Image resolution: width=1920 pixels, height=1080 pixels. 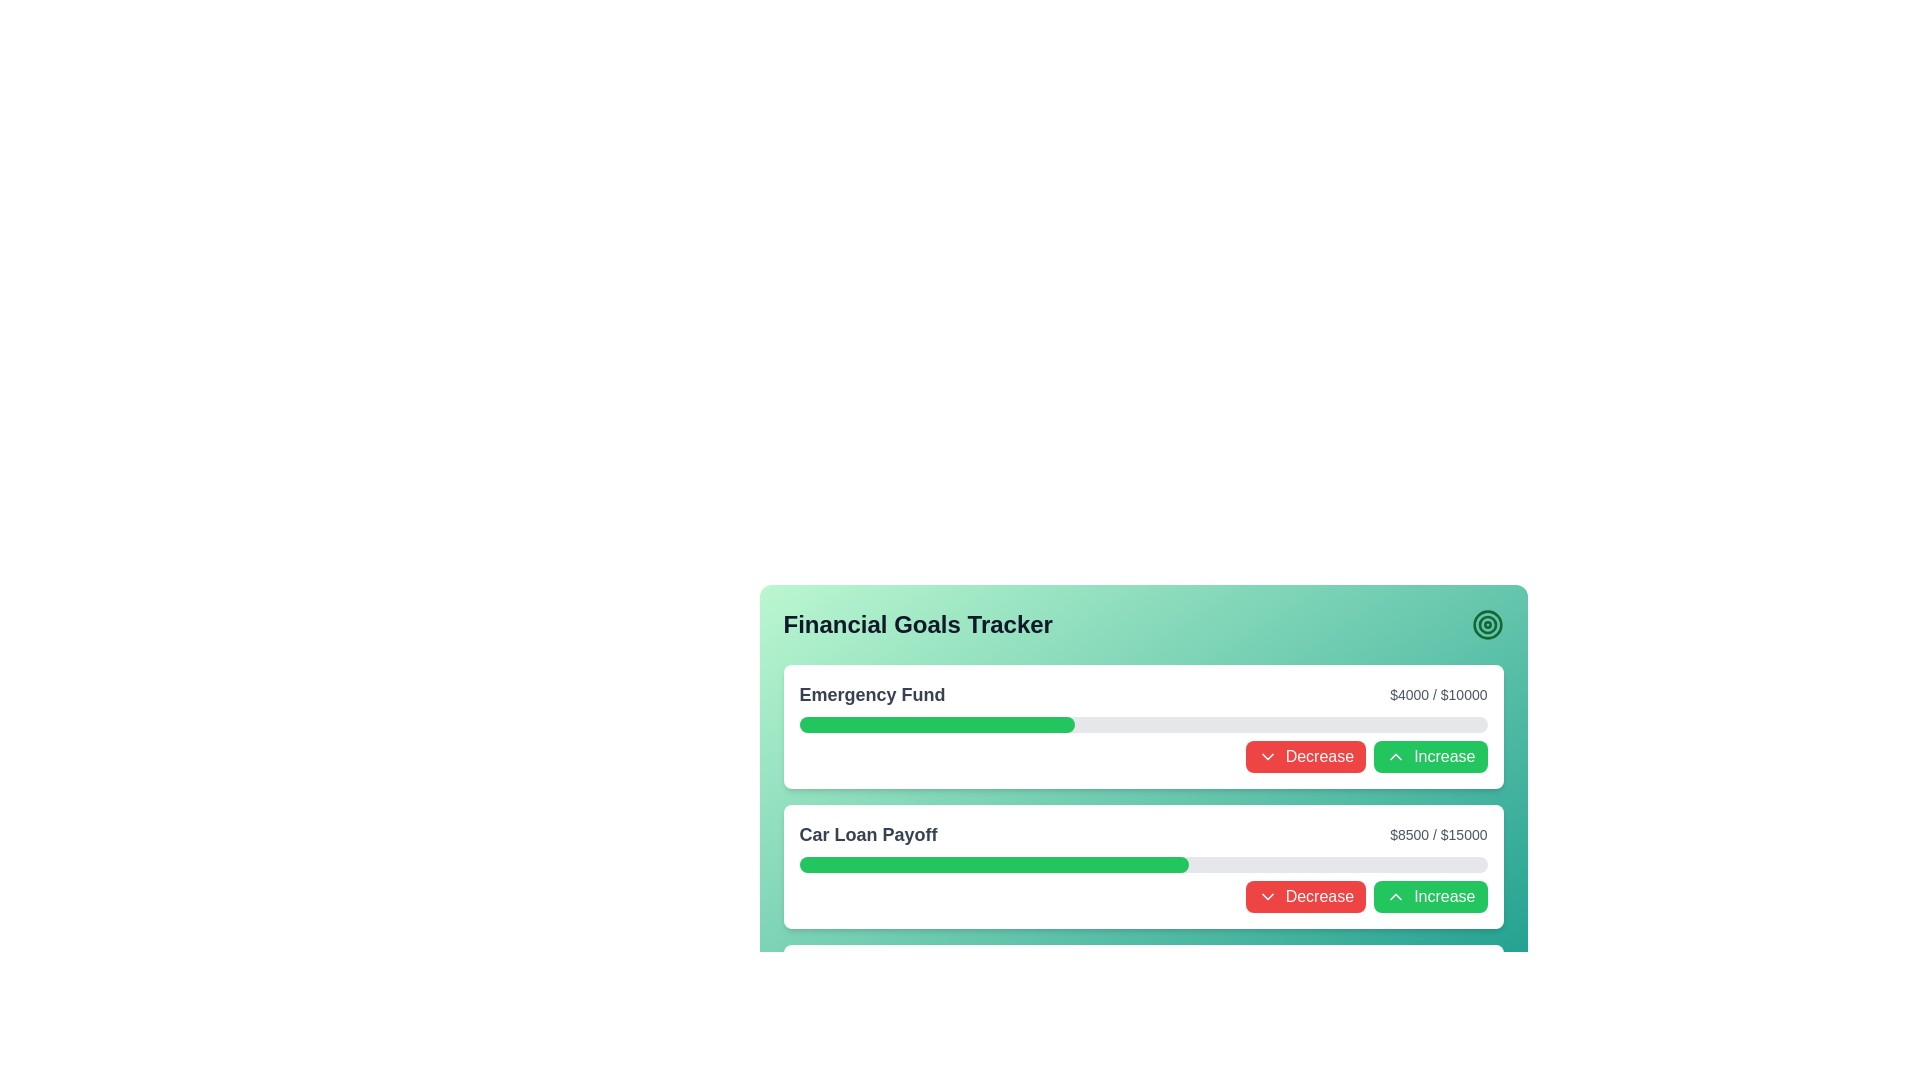 What do you see at coordinates (1429, 756) in the screenshot?
I see `the upward adjustment button` at bounding box center [1429, 756].